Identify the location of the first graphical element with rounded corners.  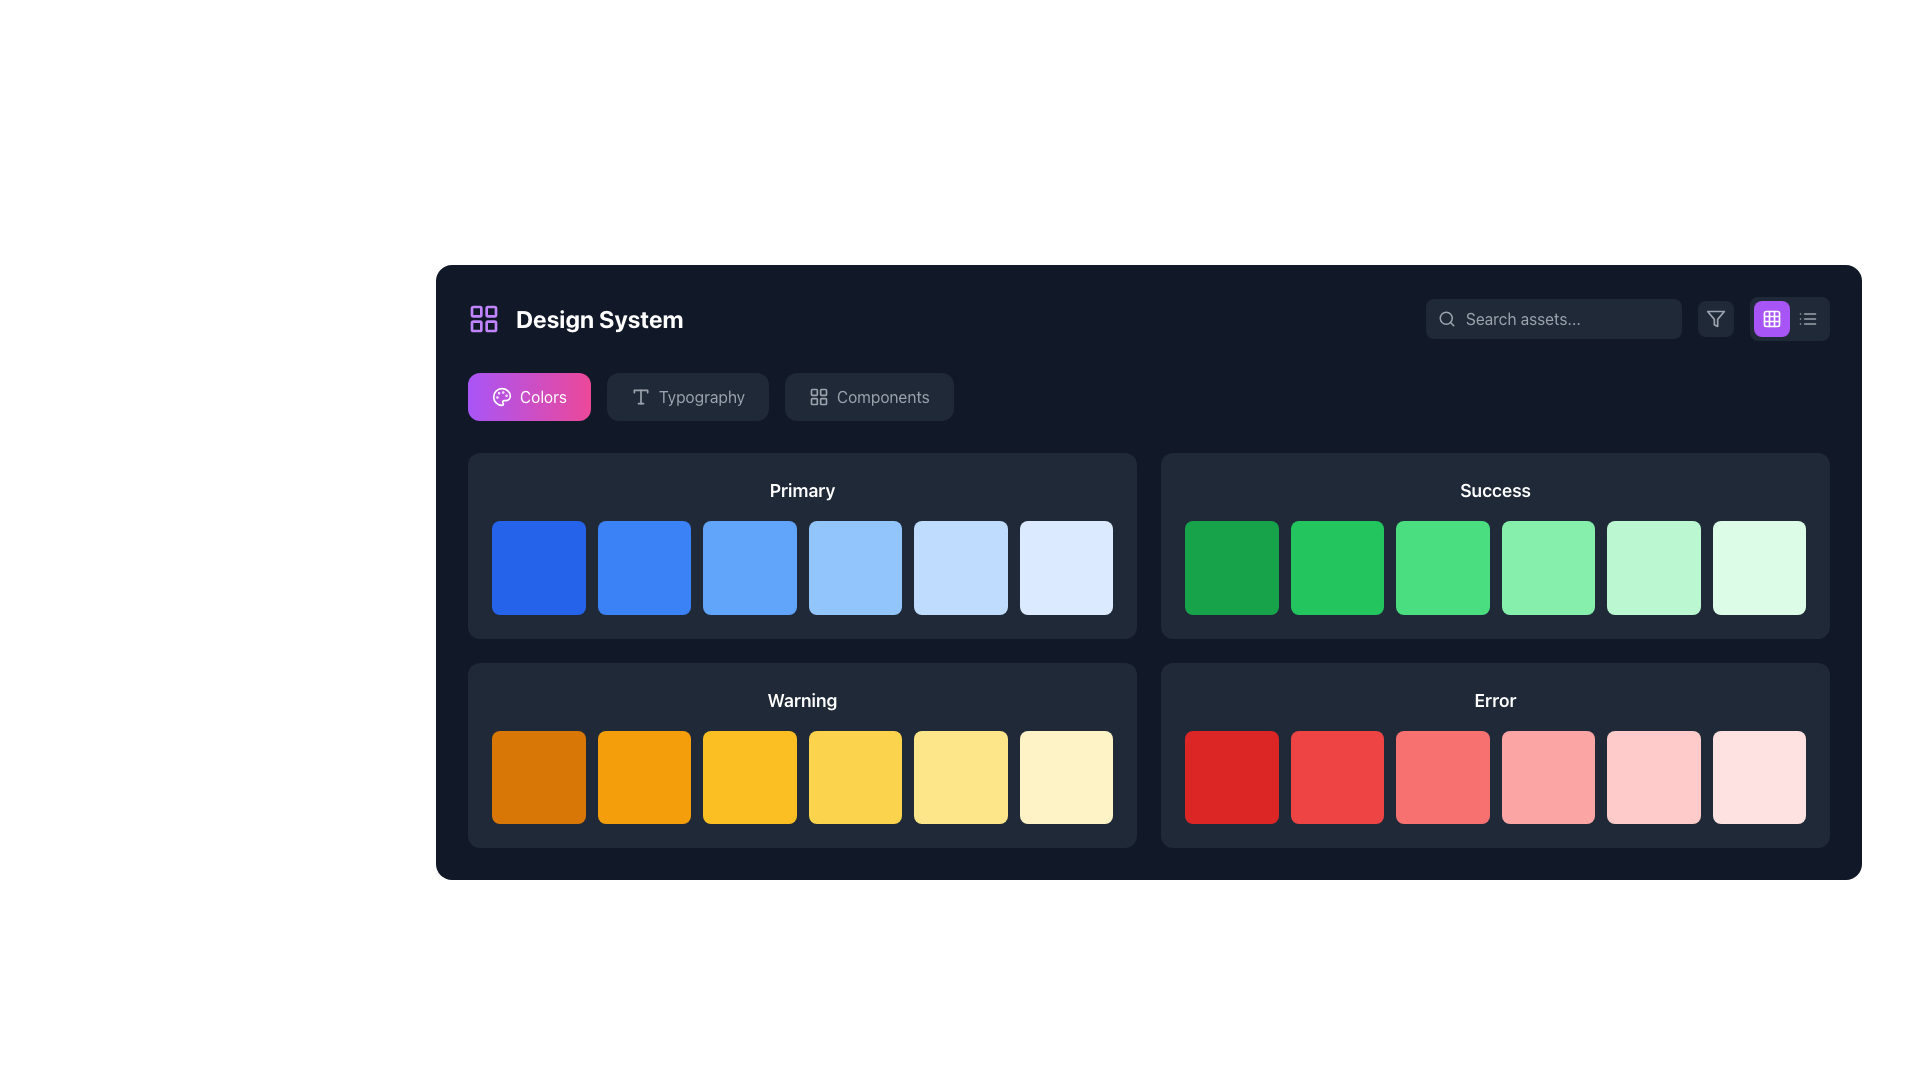
(1233, 570).